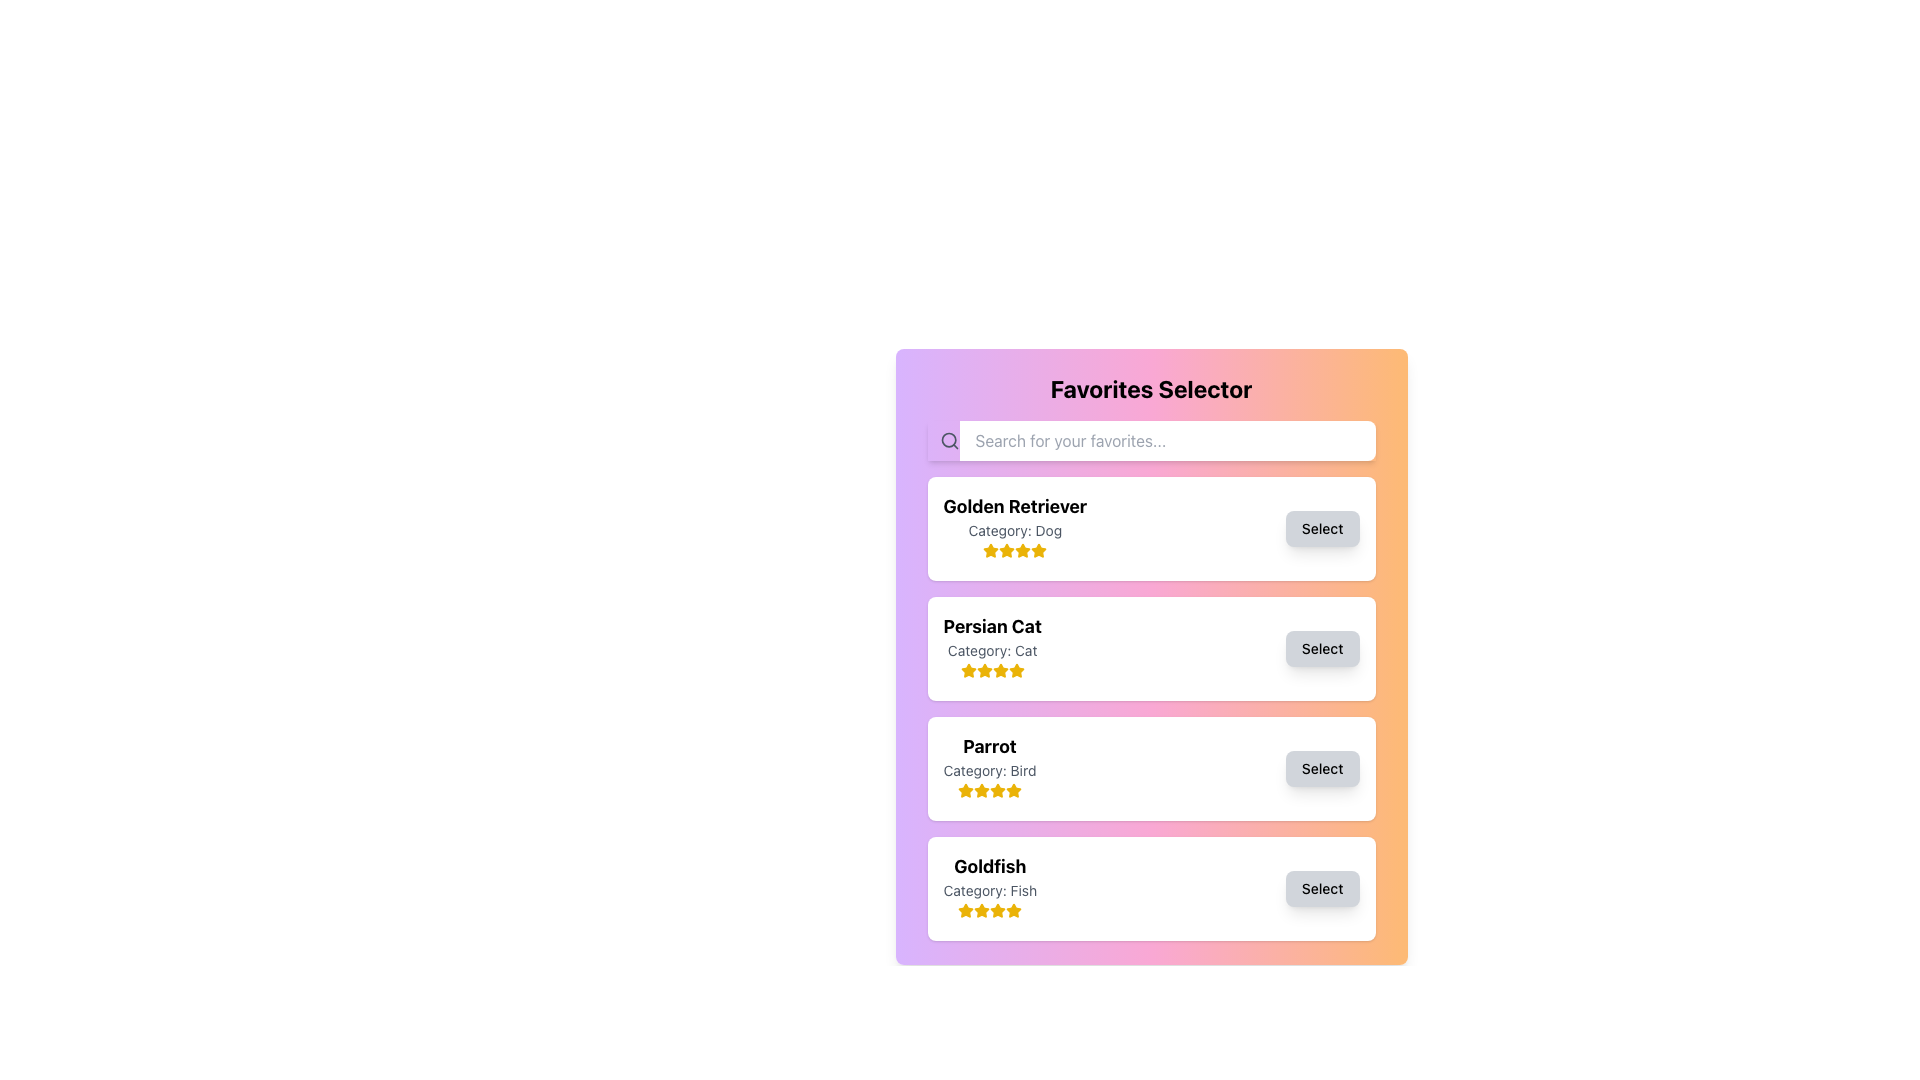 This screenshot has width=1920, height=1080. What do you see at coordinates (1151, 708) in the screenshot?
I see `the third item in the 'Favorites Selector' interface` at bounding box center [1151, 708].